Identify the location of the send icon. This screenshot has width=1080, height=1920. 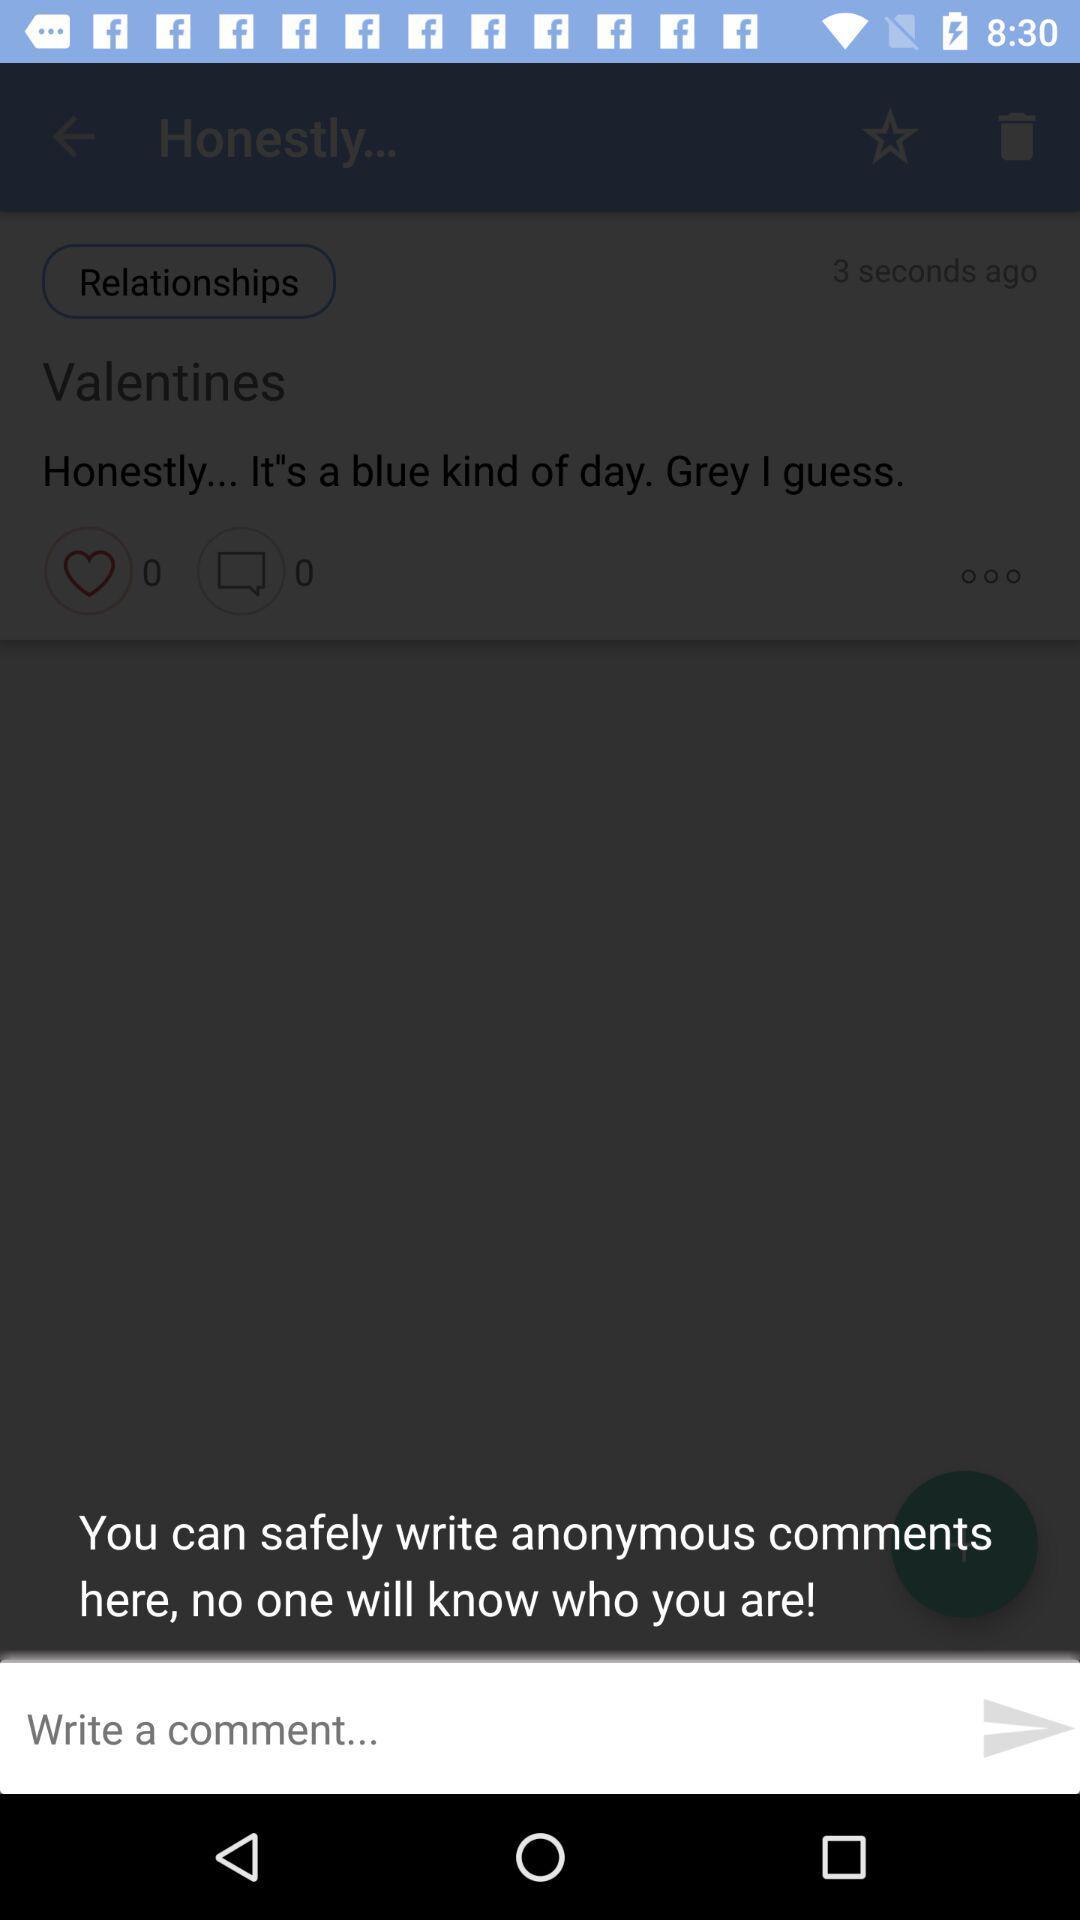
(1027, 1727).